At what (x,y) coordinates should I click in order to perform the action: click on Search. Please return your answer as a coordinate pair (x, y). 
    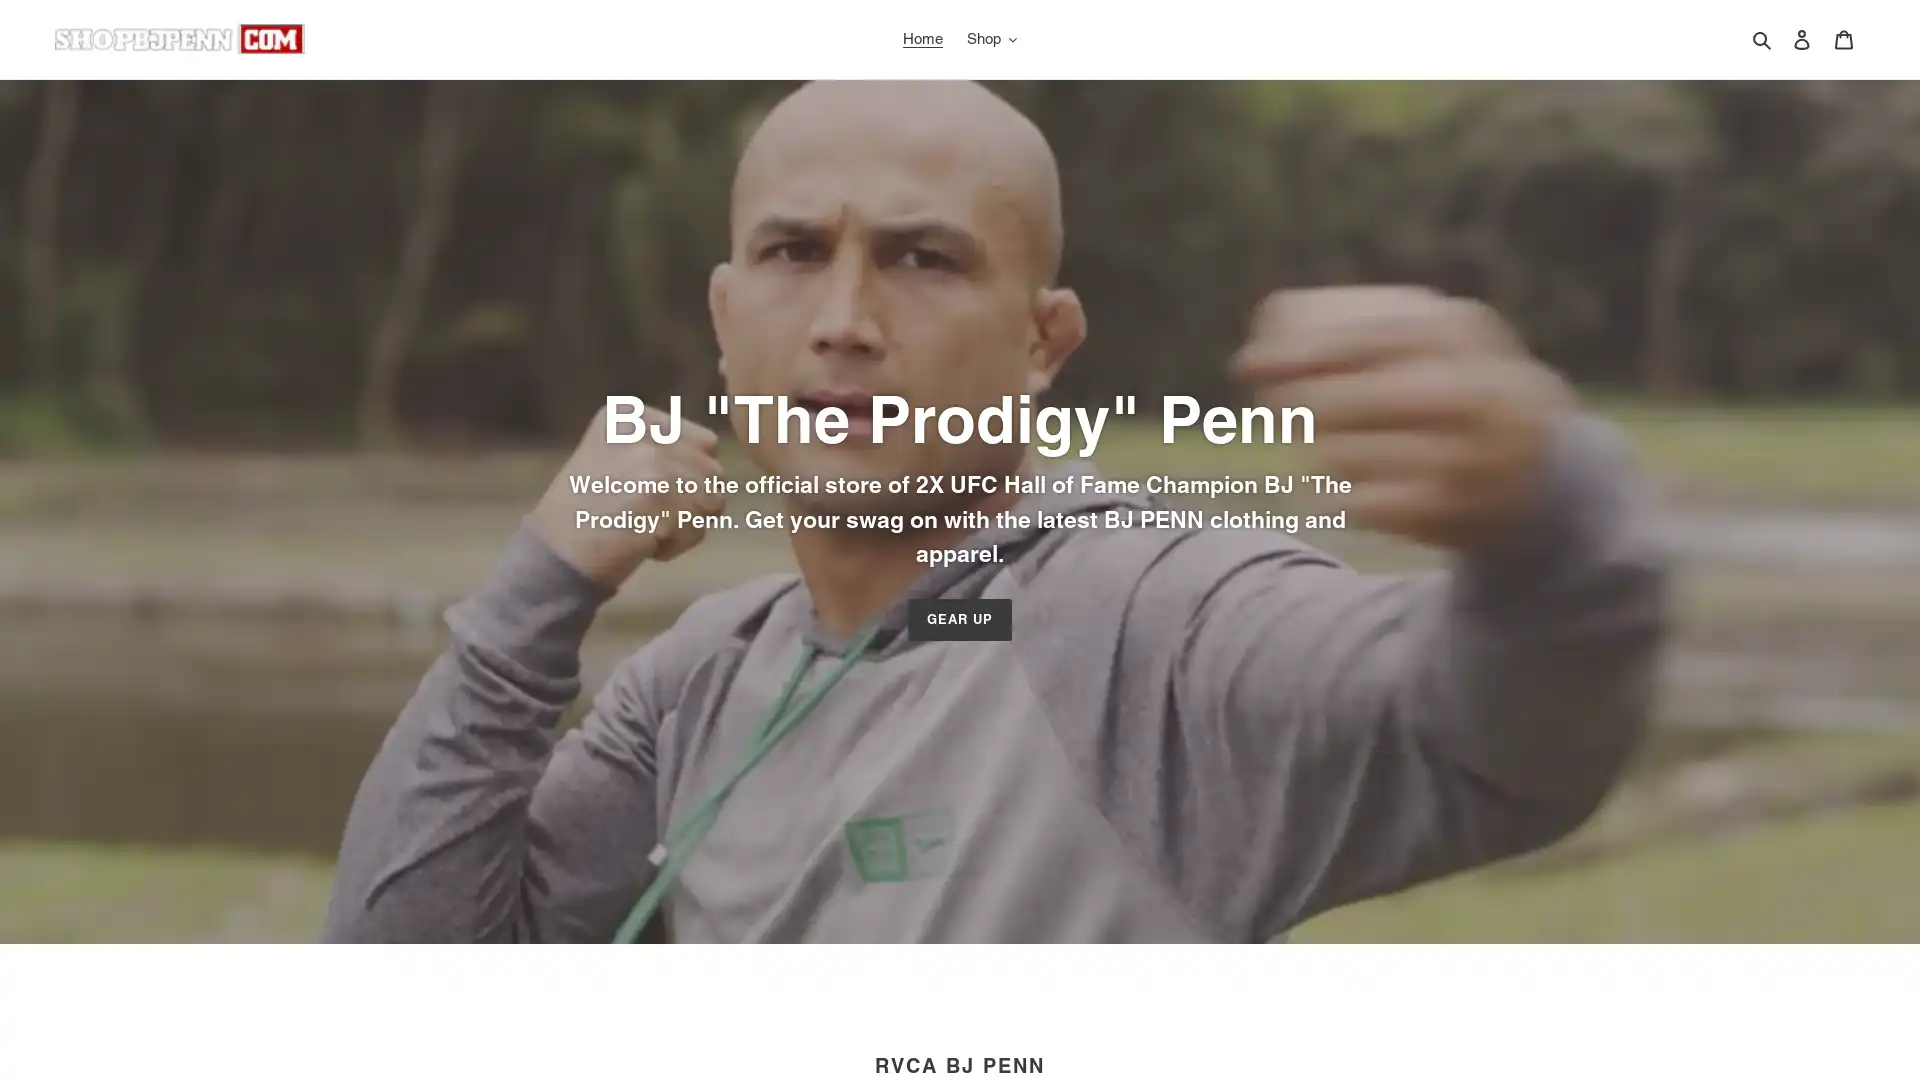
    Looking at the image, I should click on (1763, 38).